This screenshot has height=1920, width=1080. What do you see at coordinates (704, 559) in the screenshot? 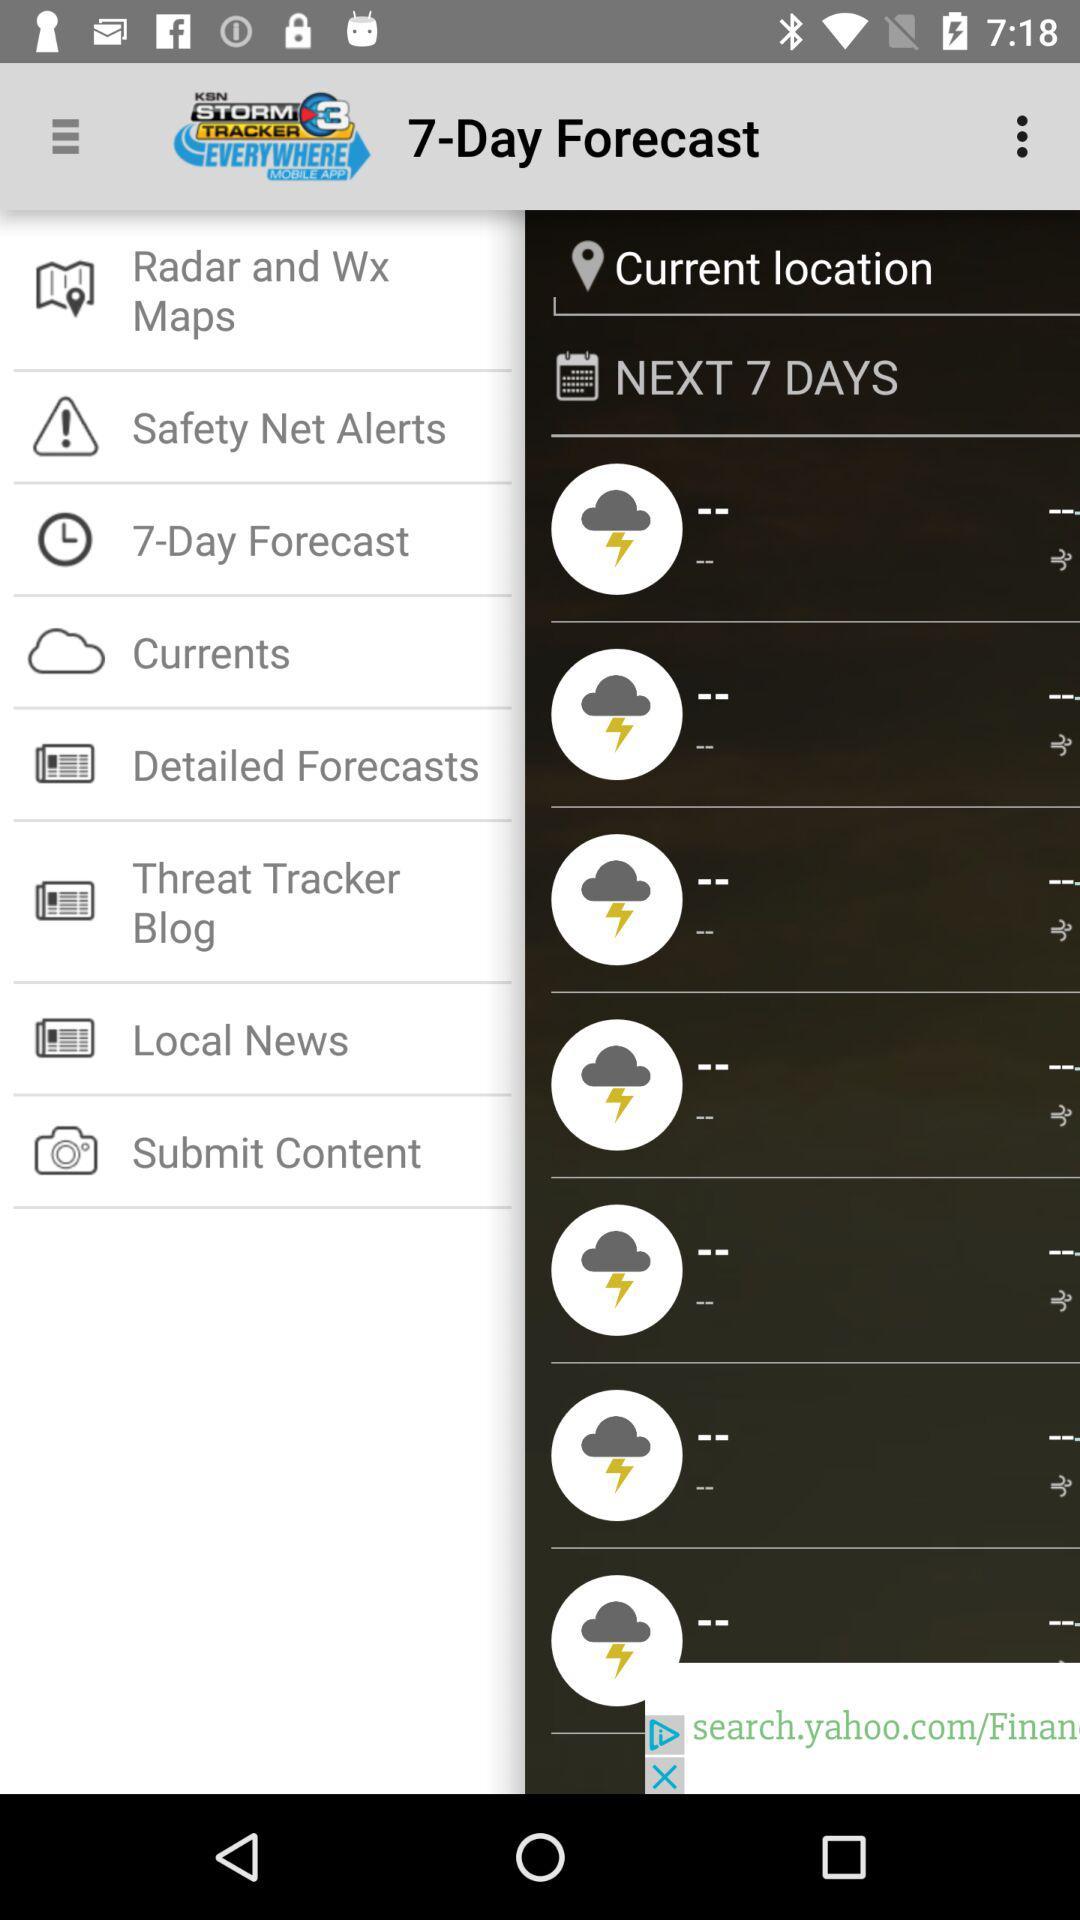
I see `the item next to --` at bounding box center [704, 559].